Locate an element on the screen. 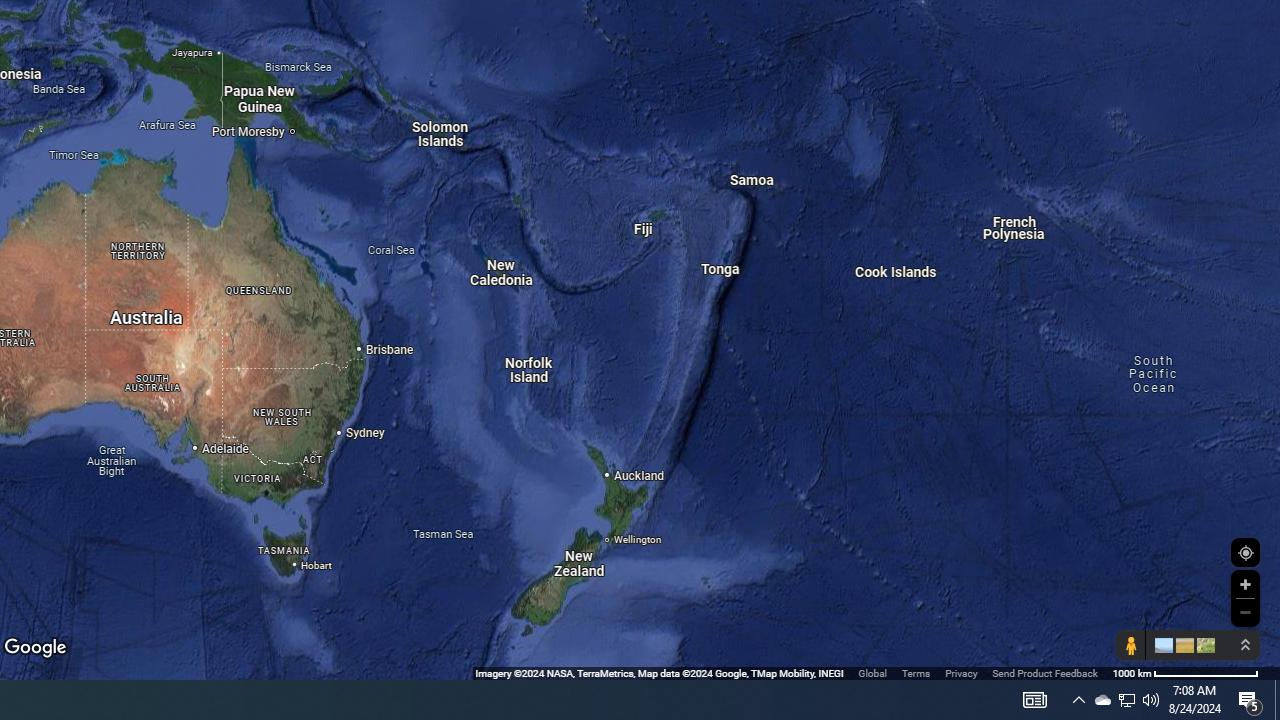  'Privacy' is located at coordinates (961, 673).